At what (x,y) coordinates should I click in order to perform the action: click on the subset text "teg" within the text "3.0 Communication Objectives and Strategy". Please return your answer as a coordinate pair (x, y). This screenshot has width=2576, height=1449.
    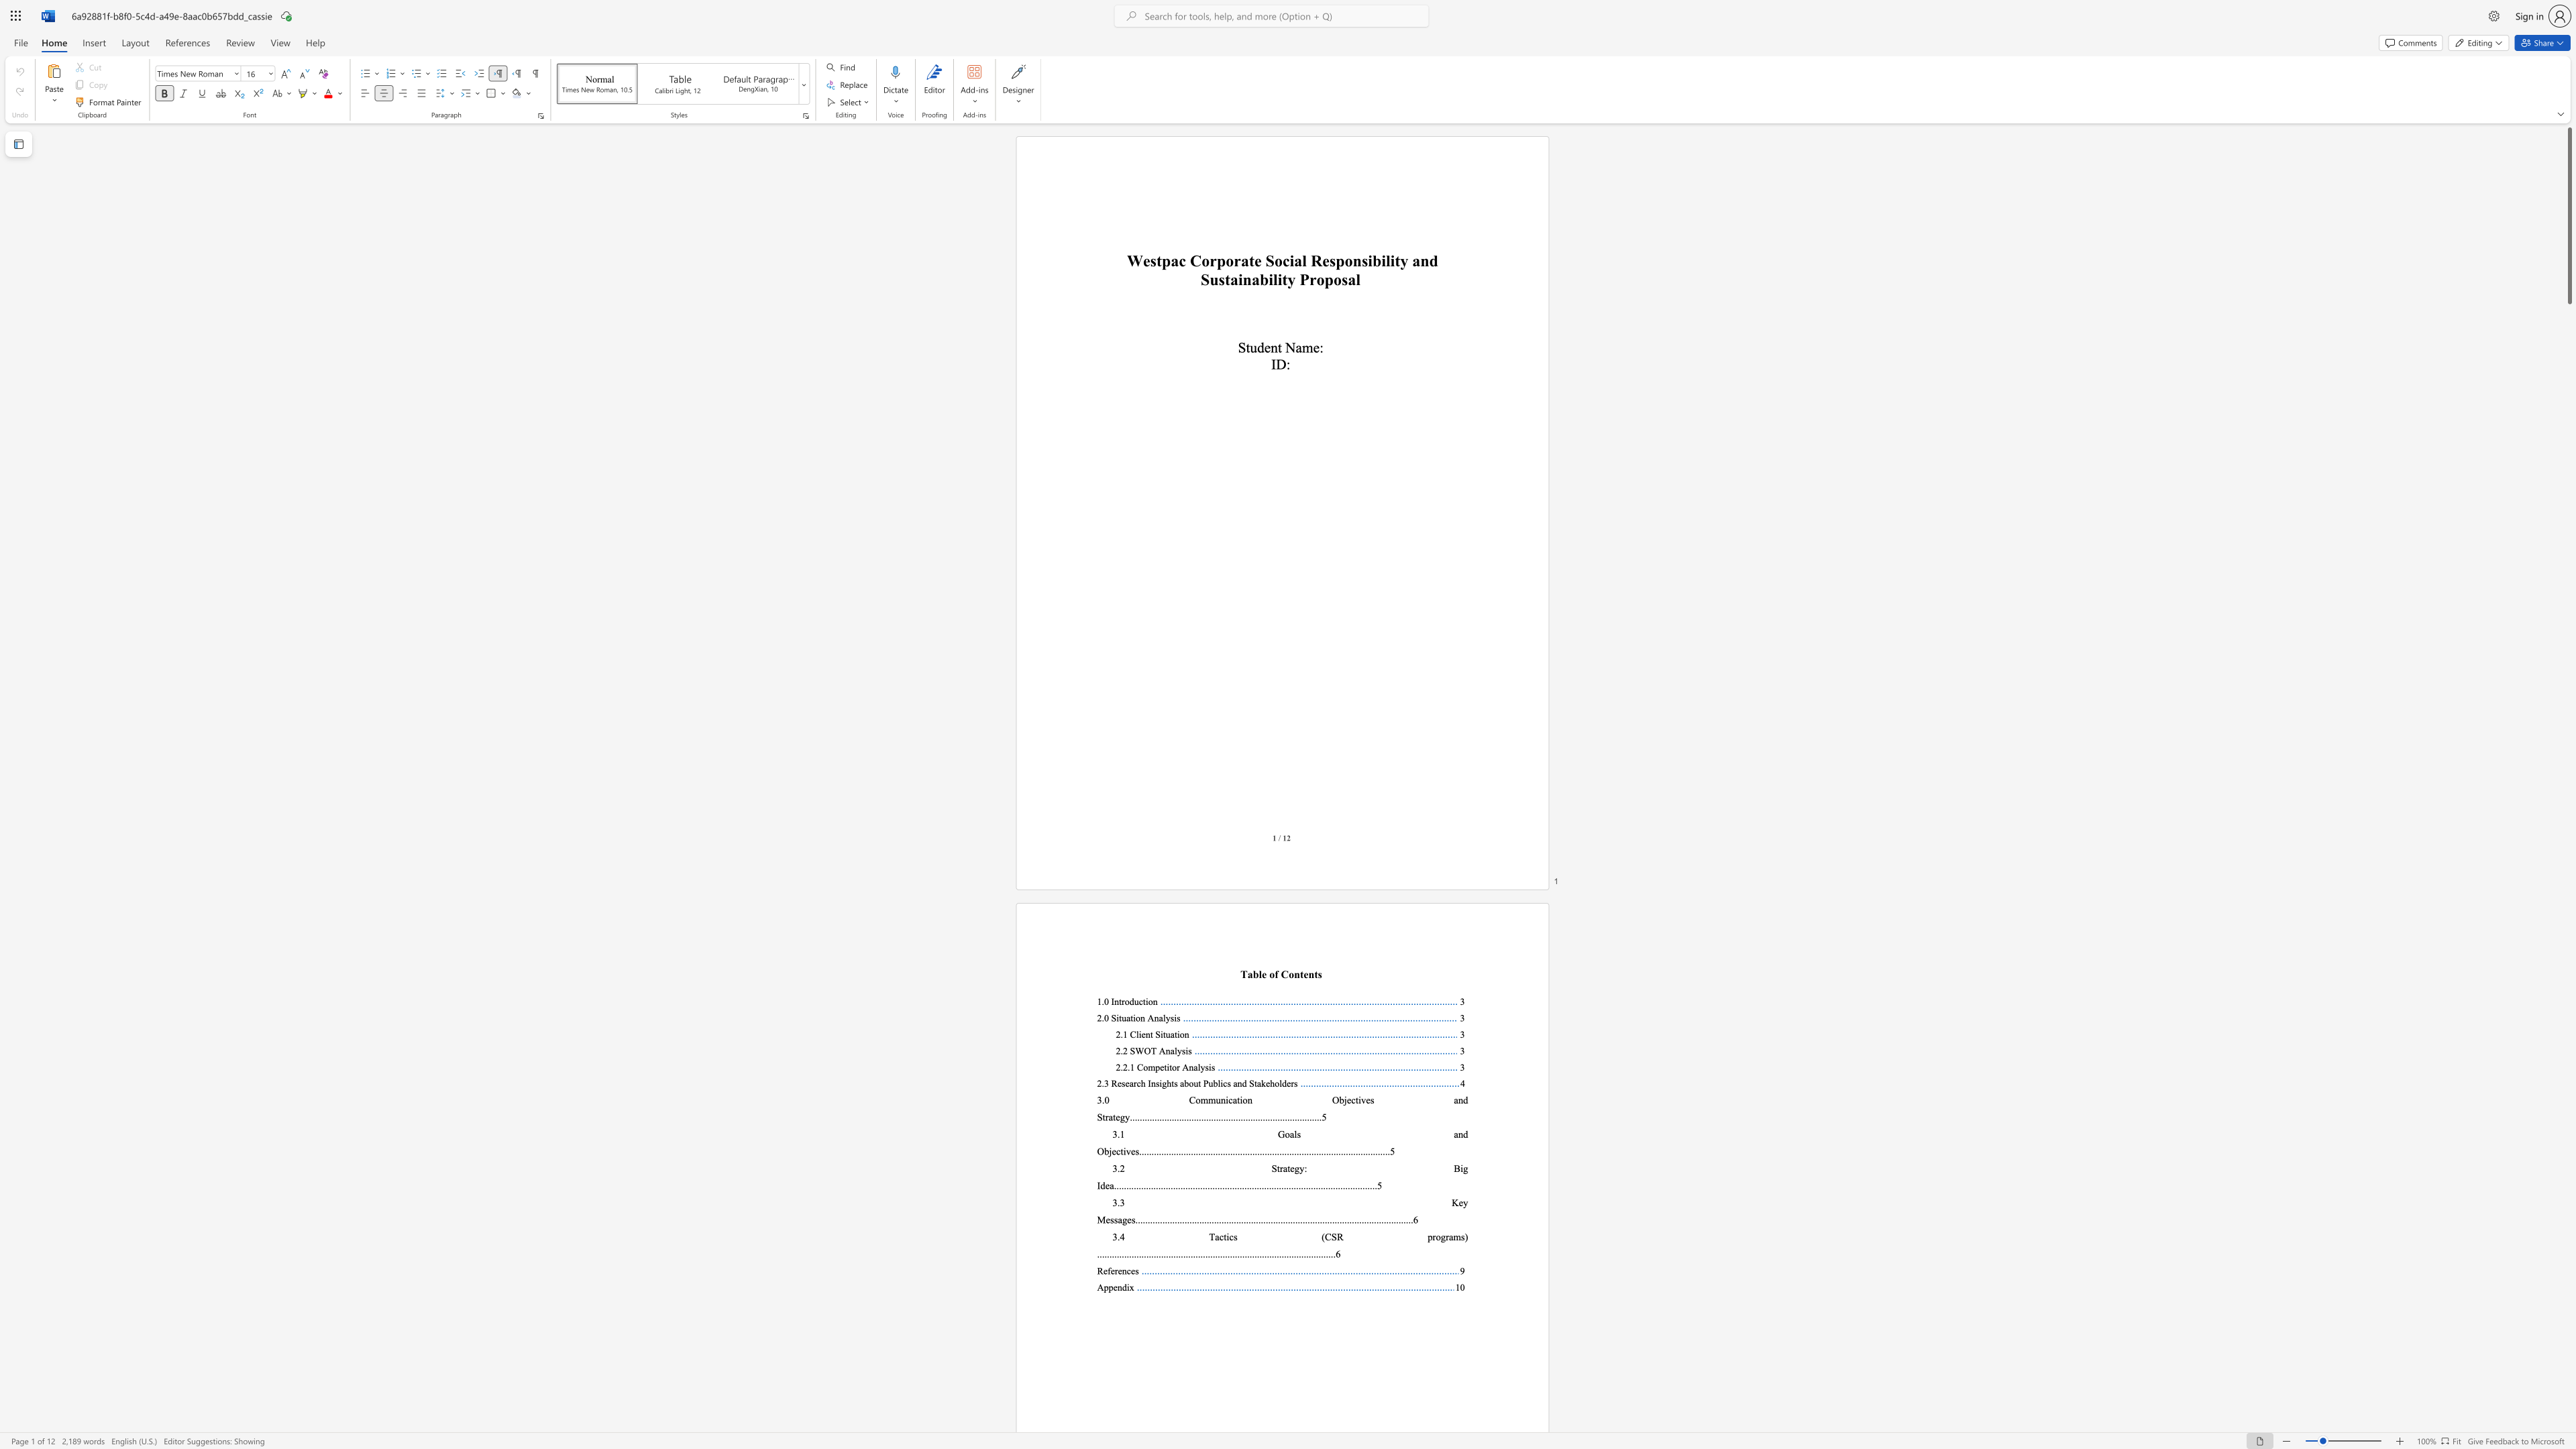
    Looking at the image, I should click on (1112, 1117).